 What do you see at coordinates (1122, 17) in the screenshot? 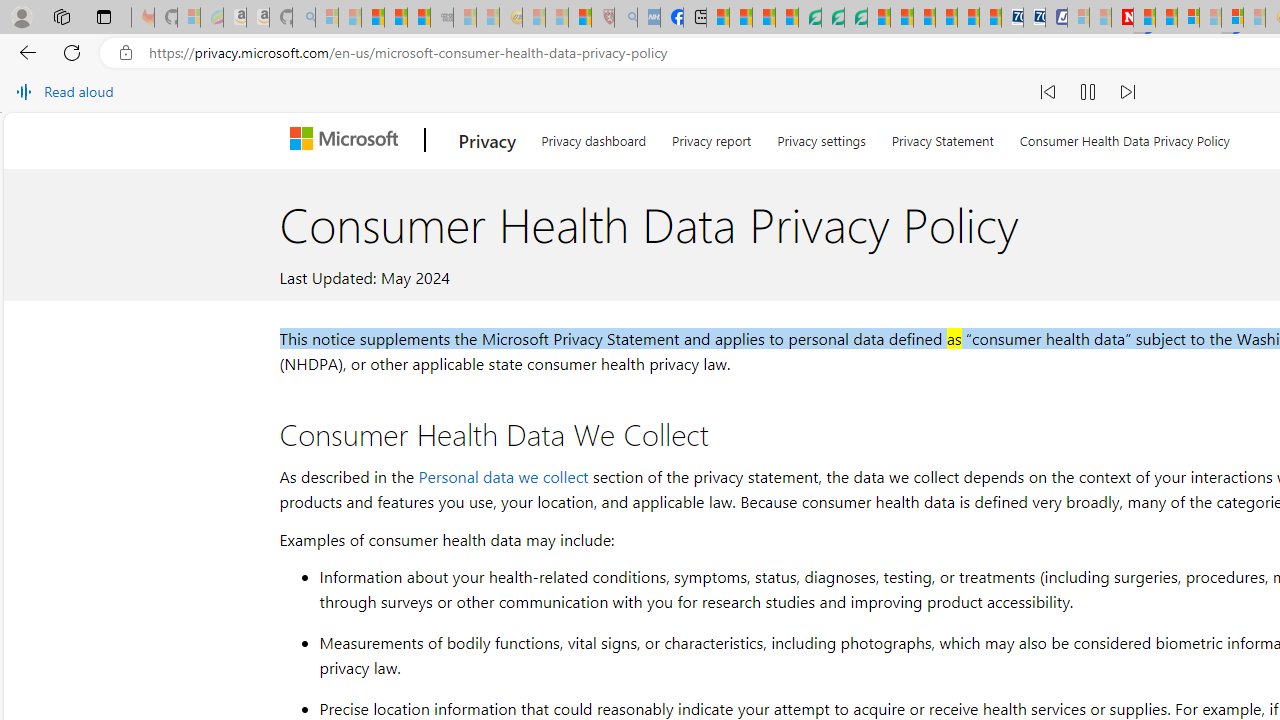
I see `'Latest Politics News & Archive | Newsweek.com'` at bounding box center [1122, 17].